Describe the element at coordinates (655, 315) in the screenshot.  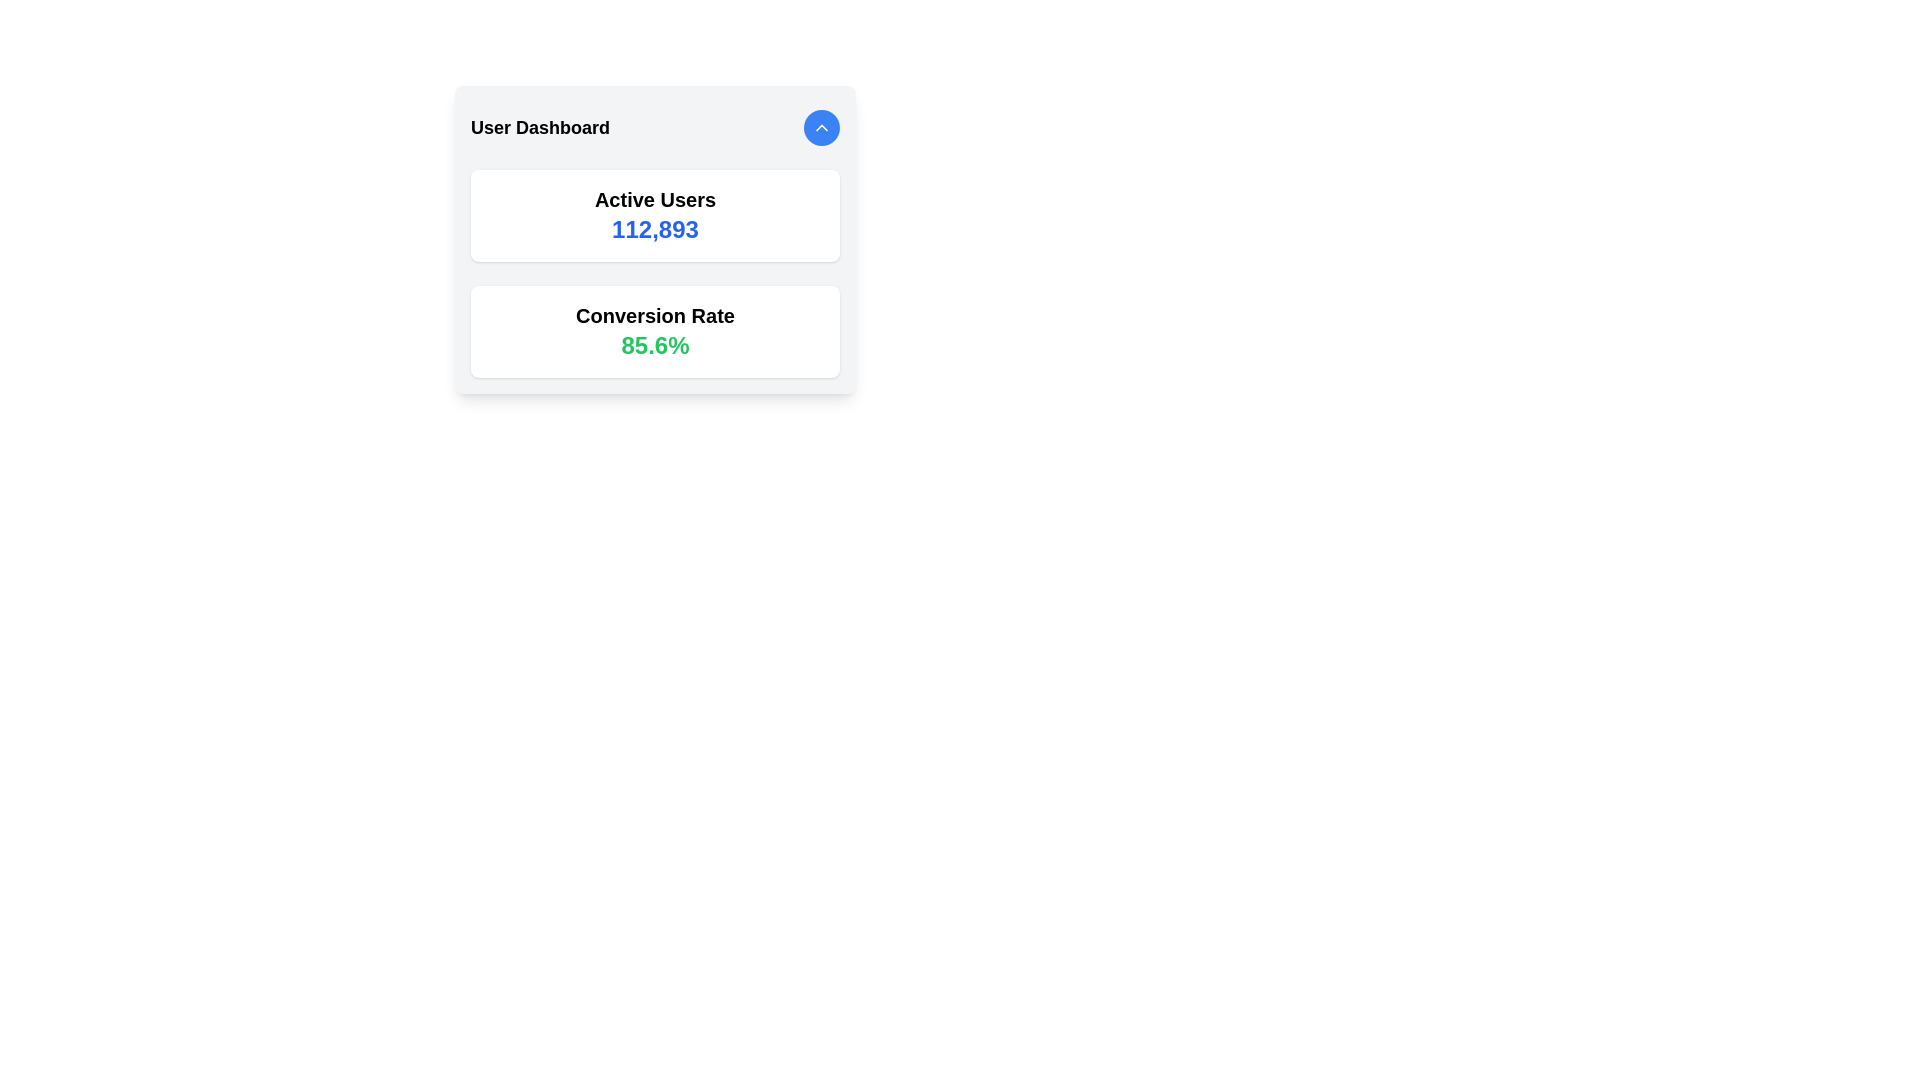
I see `the 'Conversion Rate' static text label` at that location.